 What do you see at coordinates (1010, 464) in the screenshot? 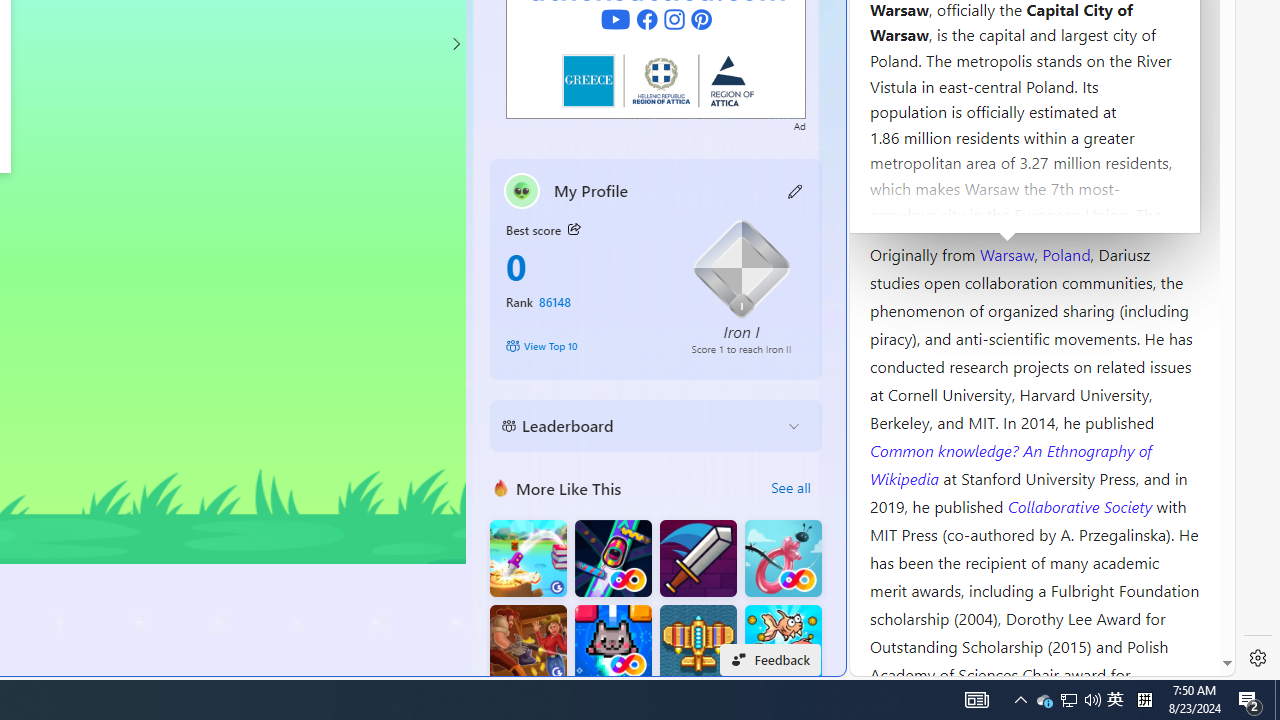
I see `'Common knowledge? An Ethnography of Wikipedia'` at bounding box center [1010, 464].